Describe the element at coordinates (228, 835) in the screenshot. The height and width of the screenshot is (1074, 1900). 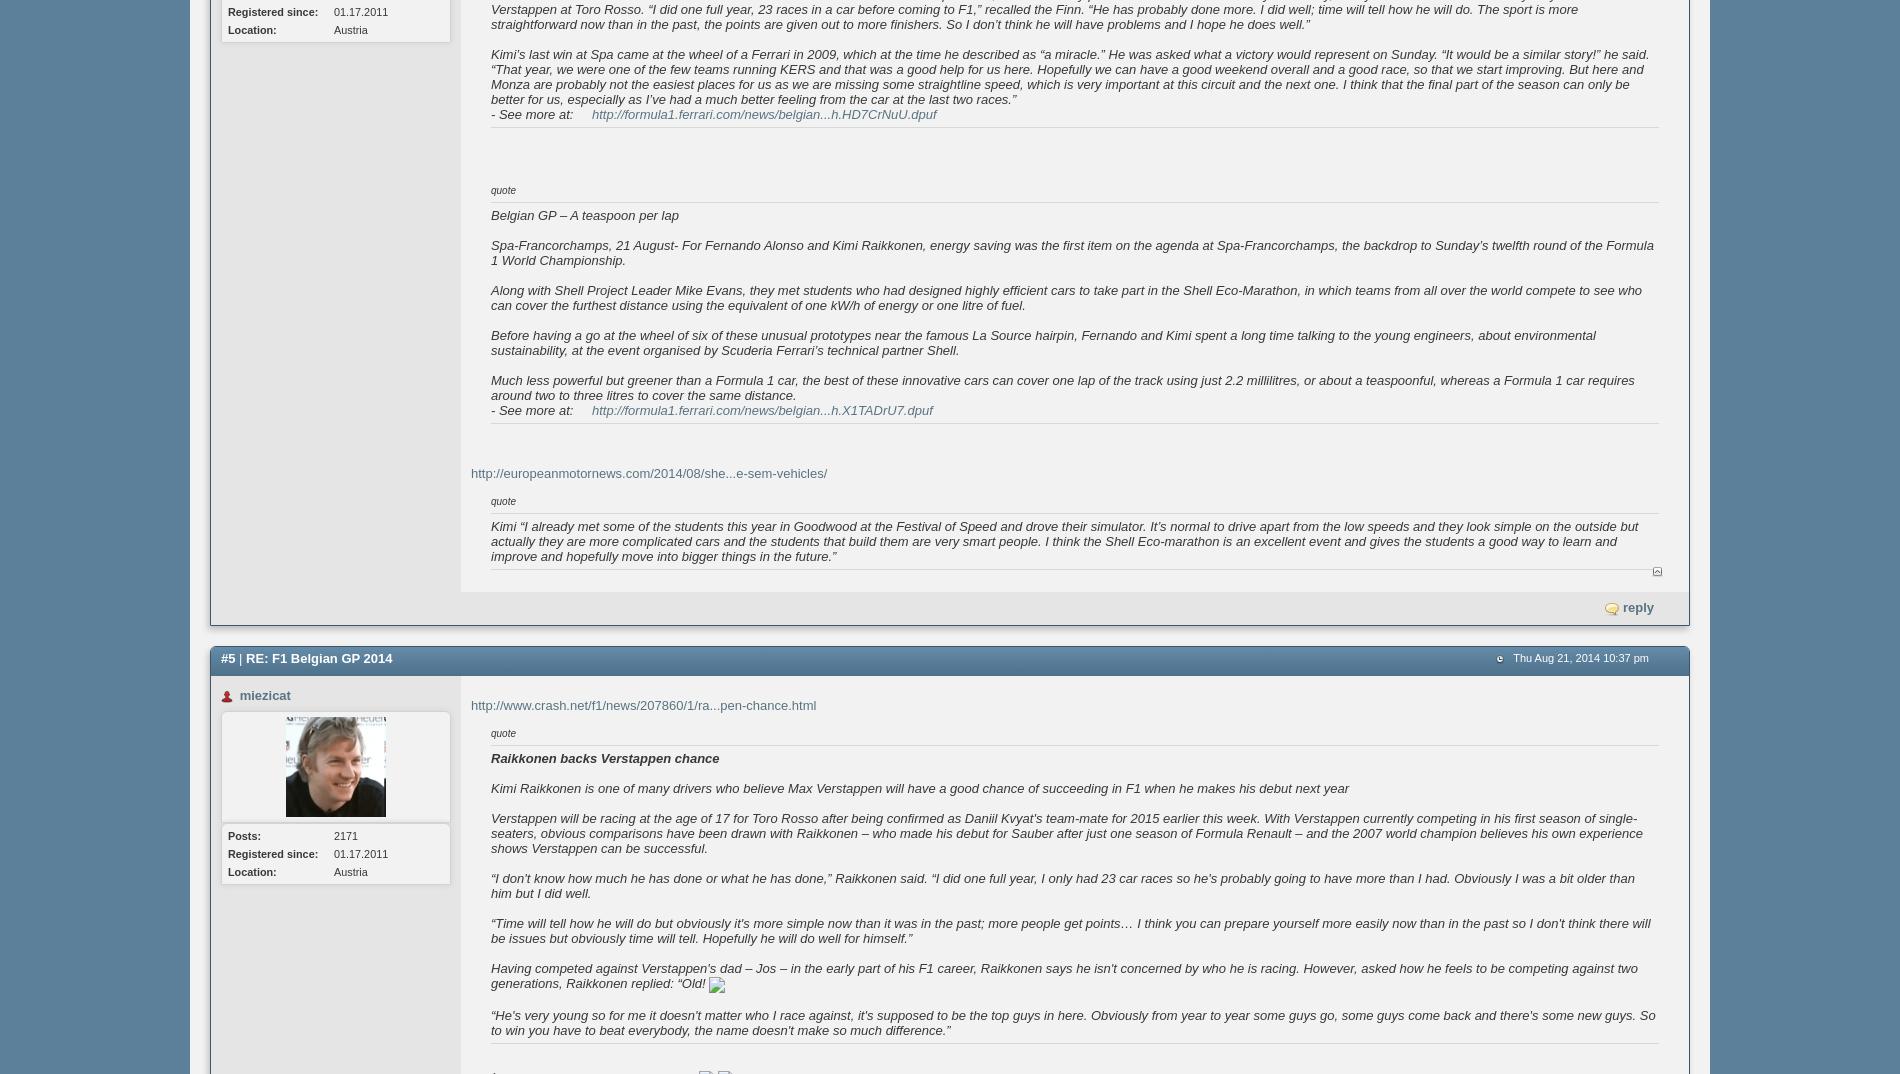
I see `'Posts:'` at that location.